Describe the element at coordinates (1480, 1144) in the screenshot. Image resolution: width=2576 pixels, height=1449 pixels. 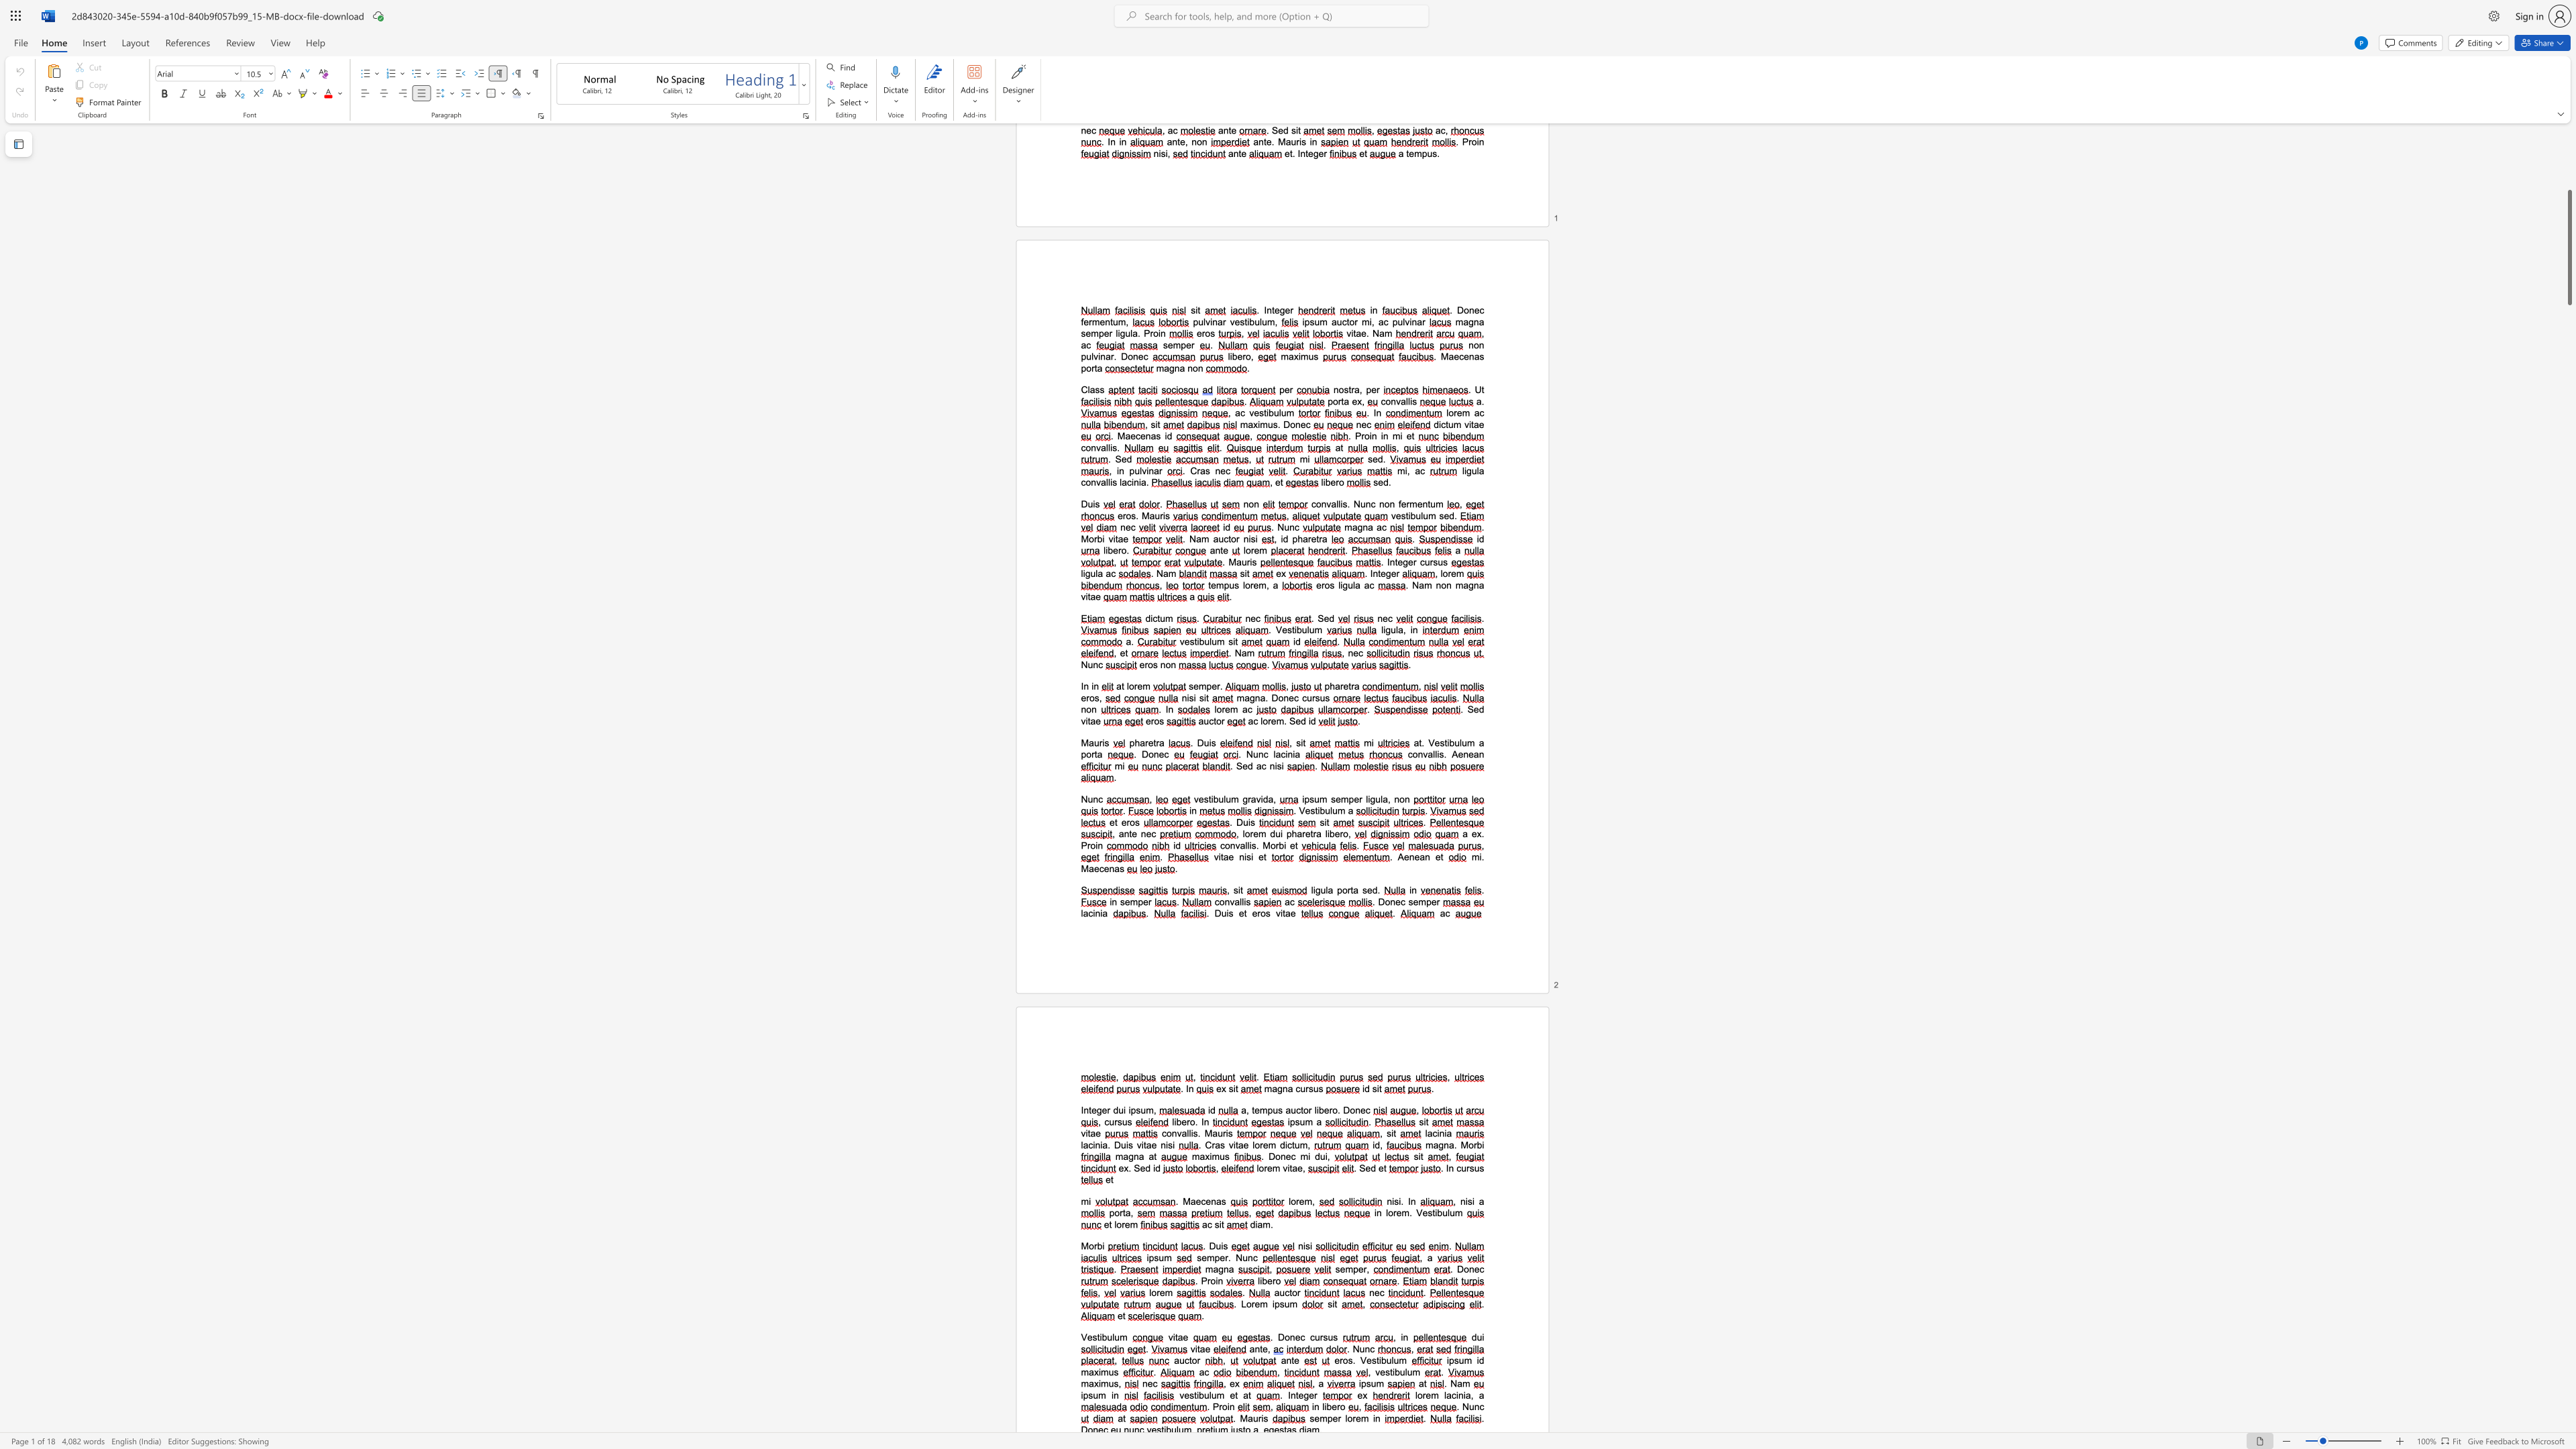
I see `the space between the continuous character "b" and "i" in the text` at that location.